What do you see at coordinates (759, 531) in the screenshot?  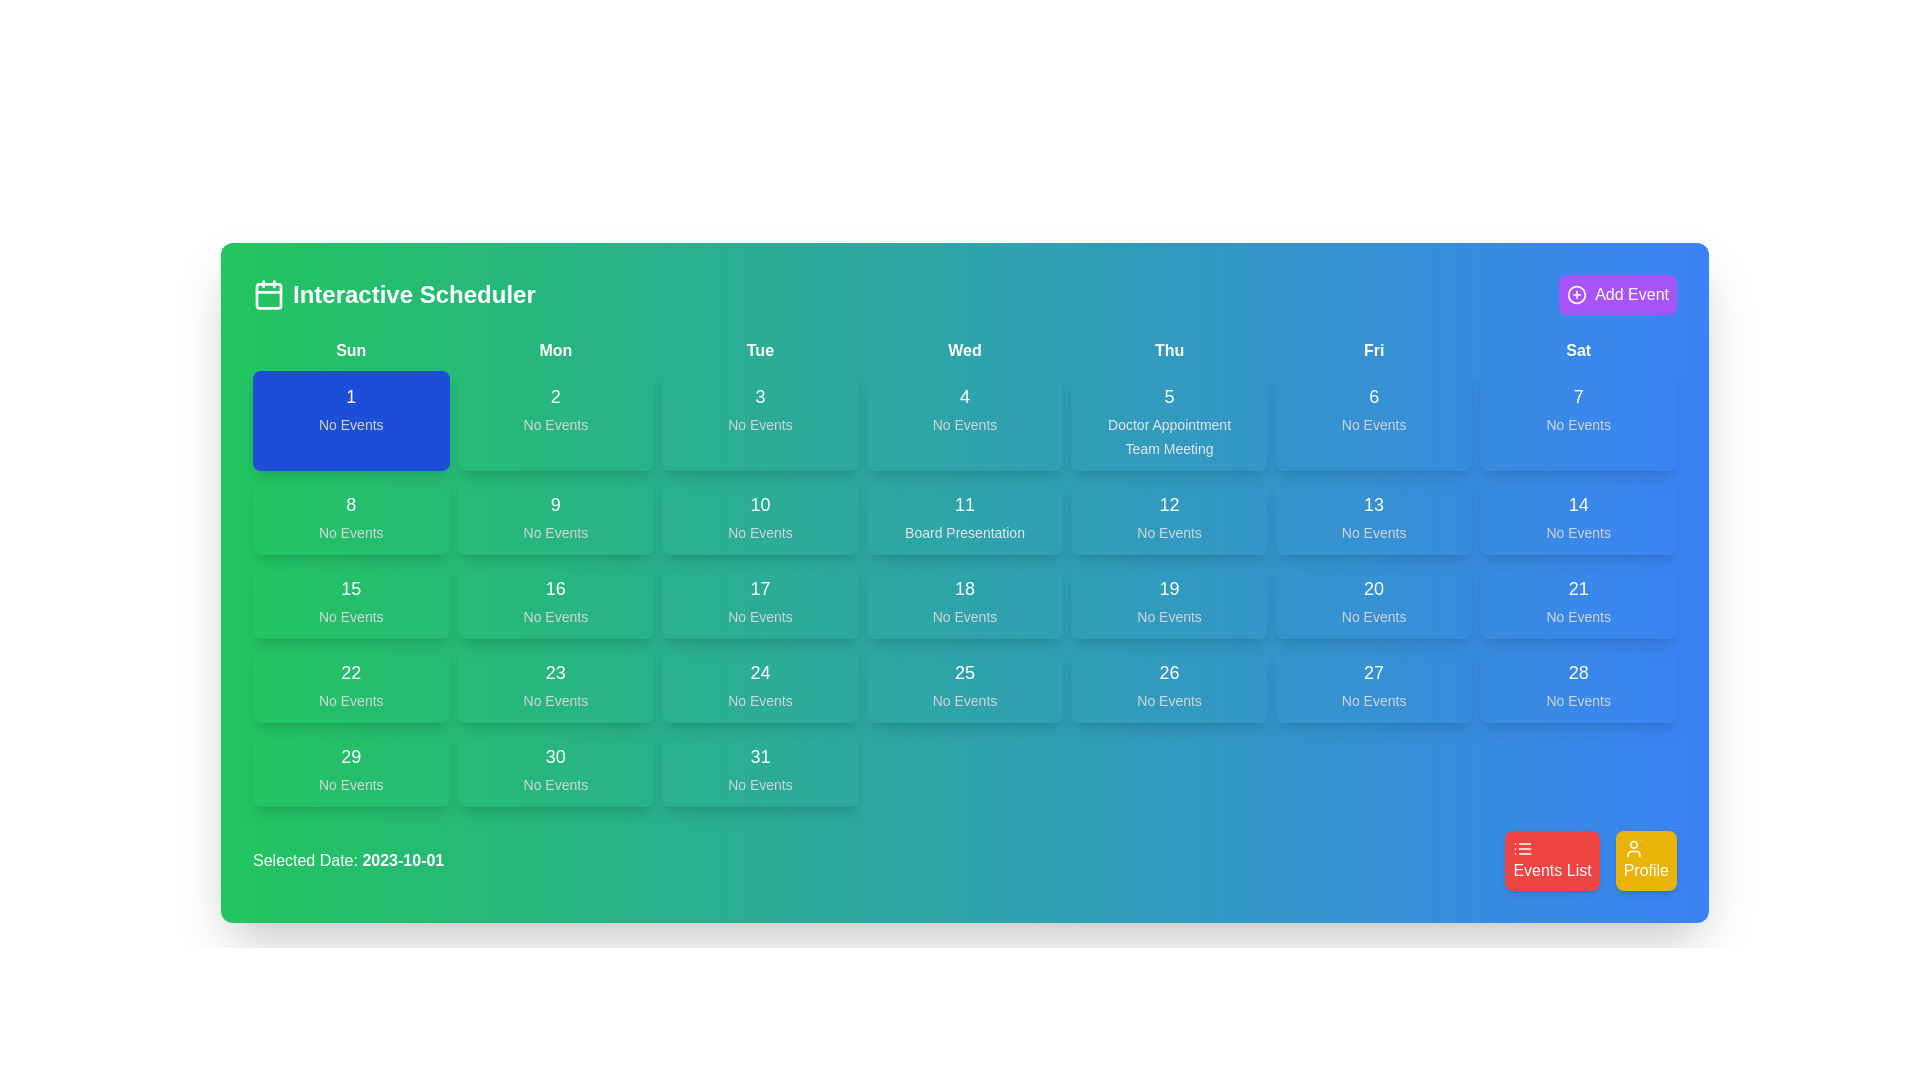 I see `the static text element displaying 'No Events' in light gray on a green background within the calendar for Tuesday, the 10th` at bounding box center [759, 531].